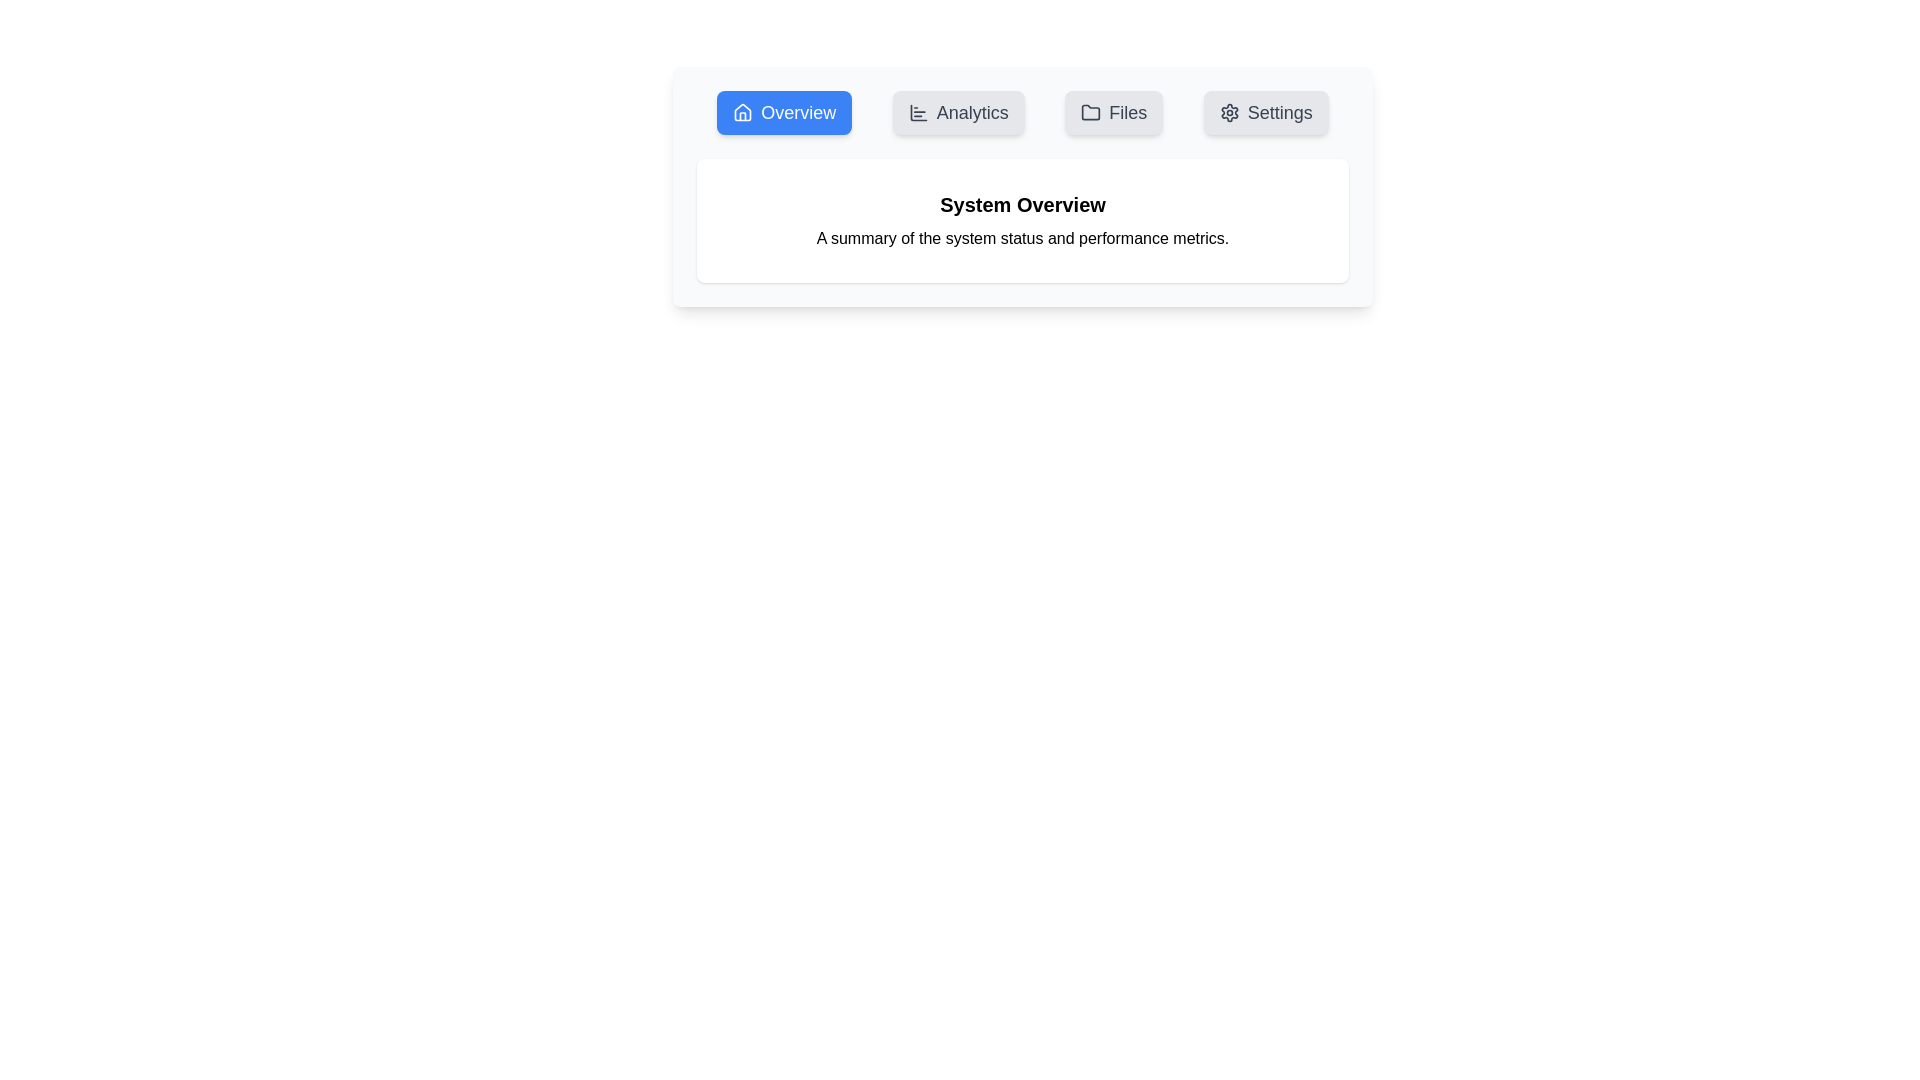  Describe the element at coordinates (1022, 186) in the screenshot. I see `the Informative panel titled 'System Overview' with a light gray background, located below the navigation bar and centered in the main content section` at that location.